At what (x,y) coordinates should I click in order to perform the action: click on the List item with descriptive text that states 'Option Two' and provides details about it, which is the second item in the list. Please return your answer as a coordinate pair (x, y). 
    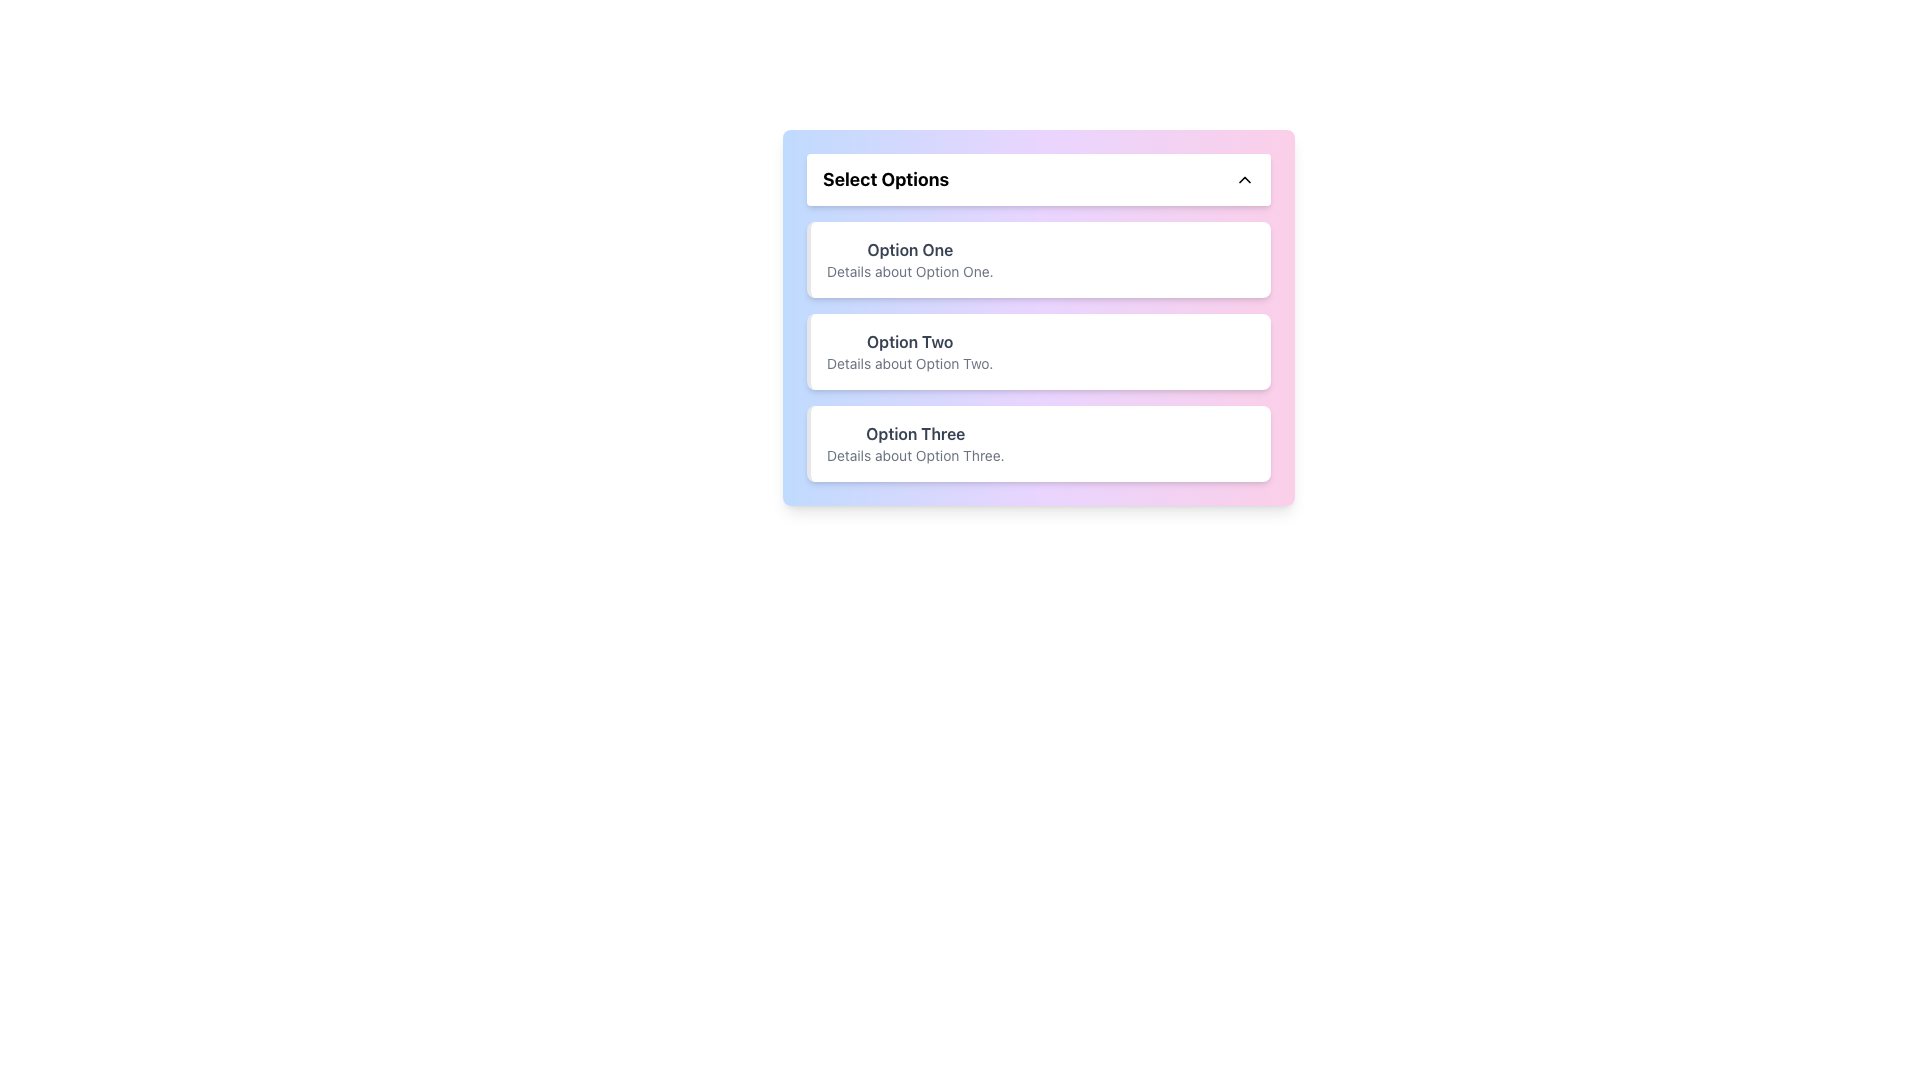
    Looking at the image, I should click on (909, 350).